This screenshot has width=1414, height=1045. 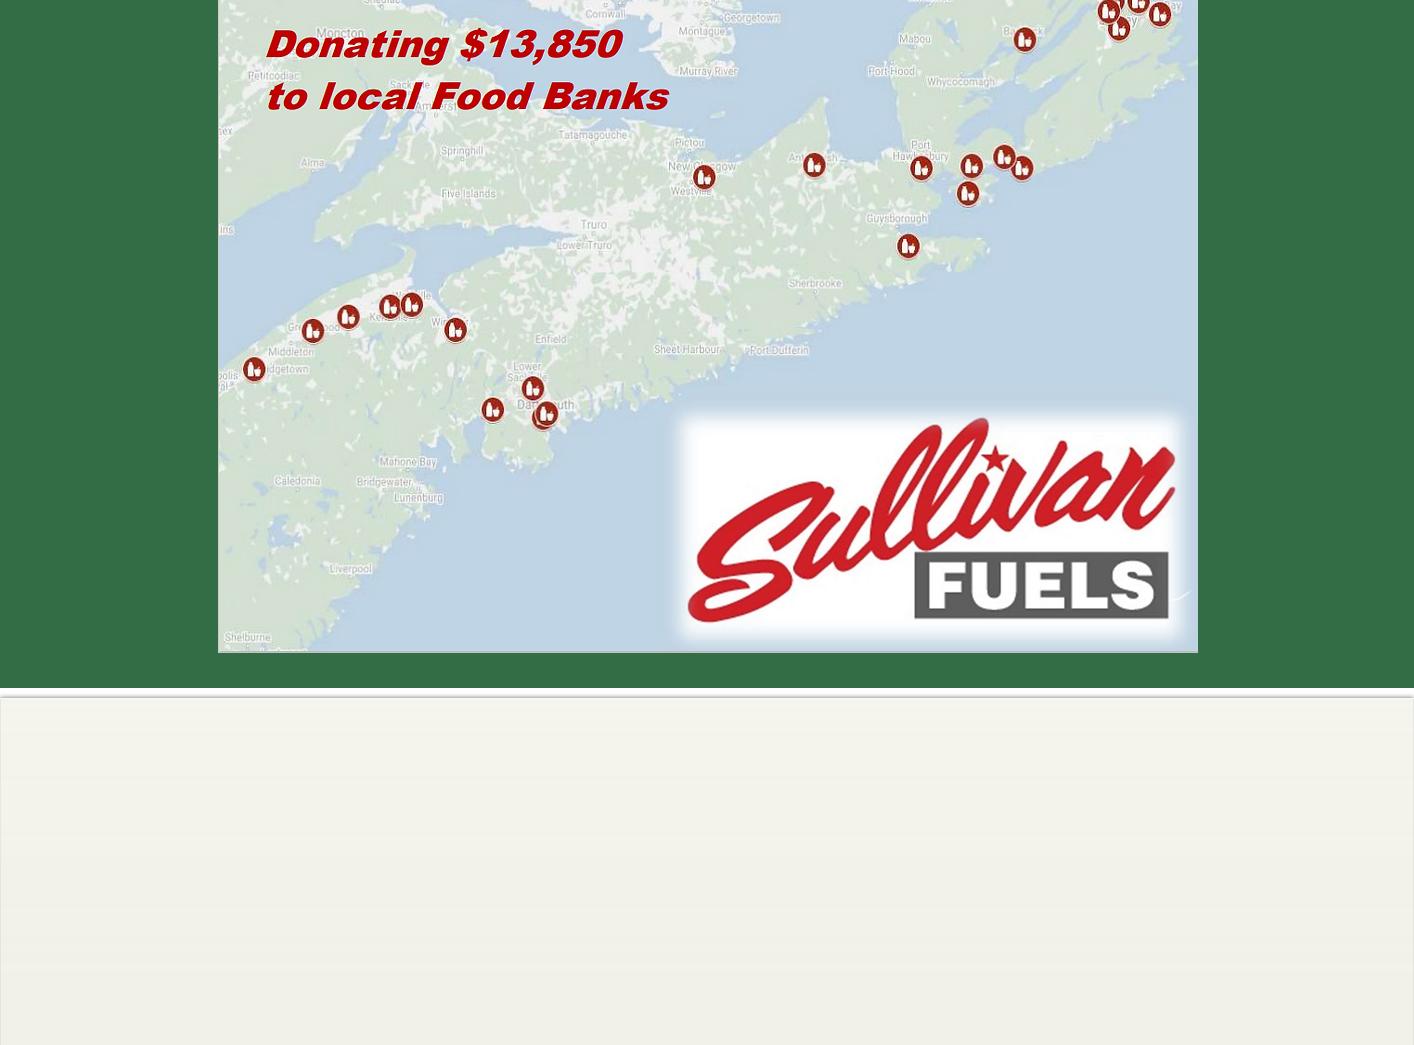 I want to click on 'Tel: 902-864-3220', so click(x=1095, y=852).